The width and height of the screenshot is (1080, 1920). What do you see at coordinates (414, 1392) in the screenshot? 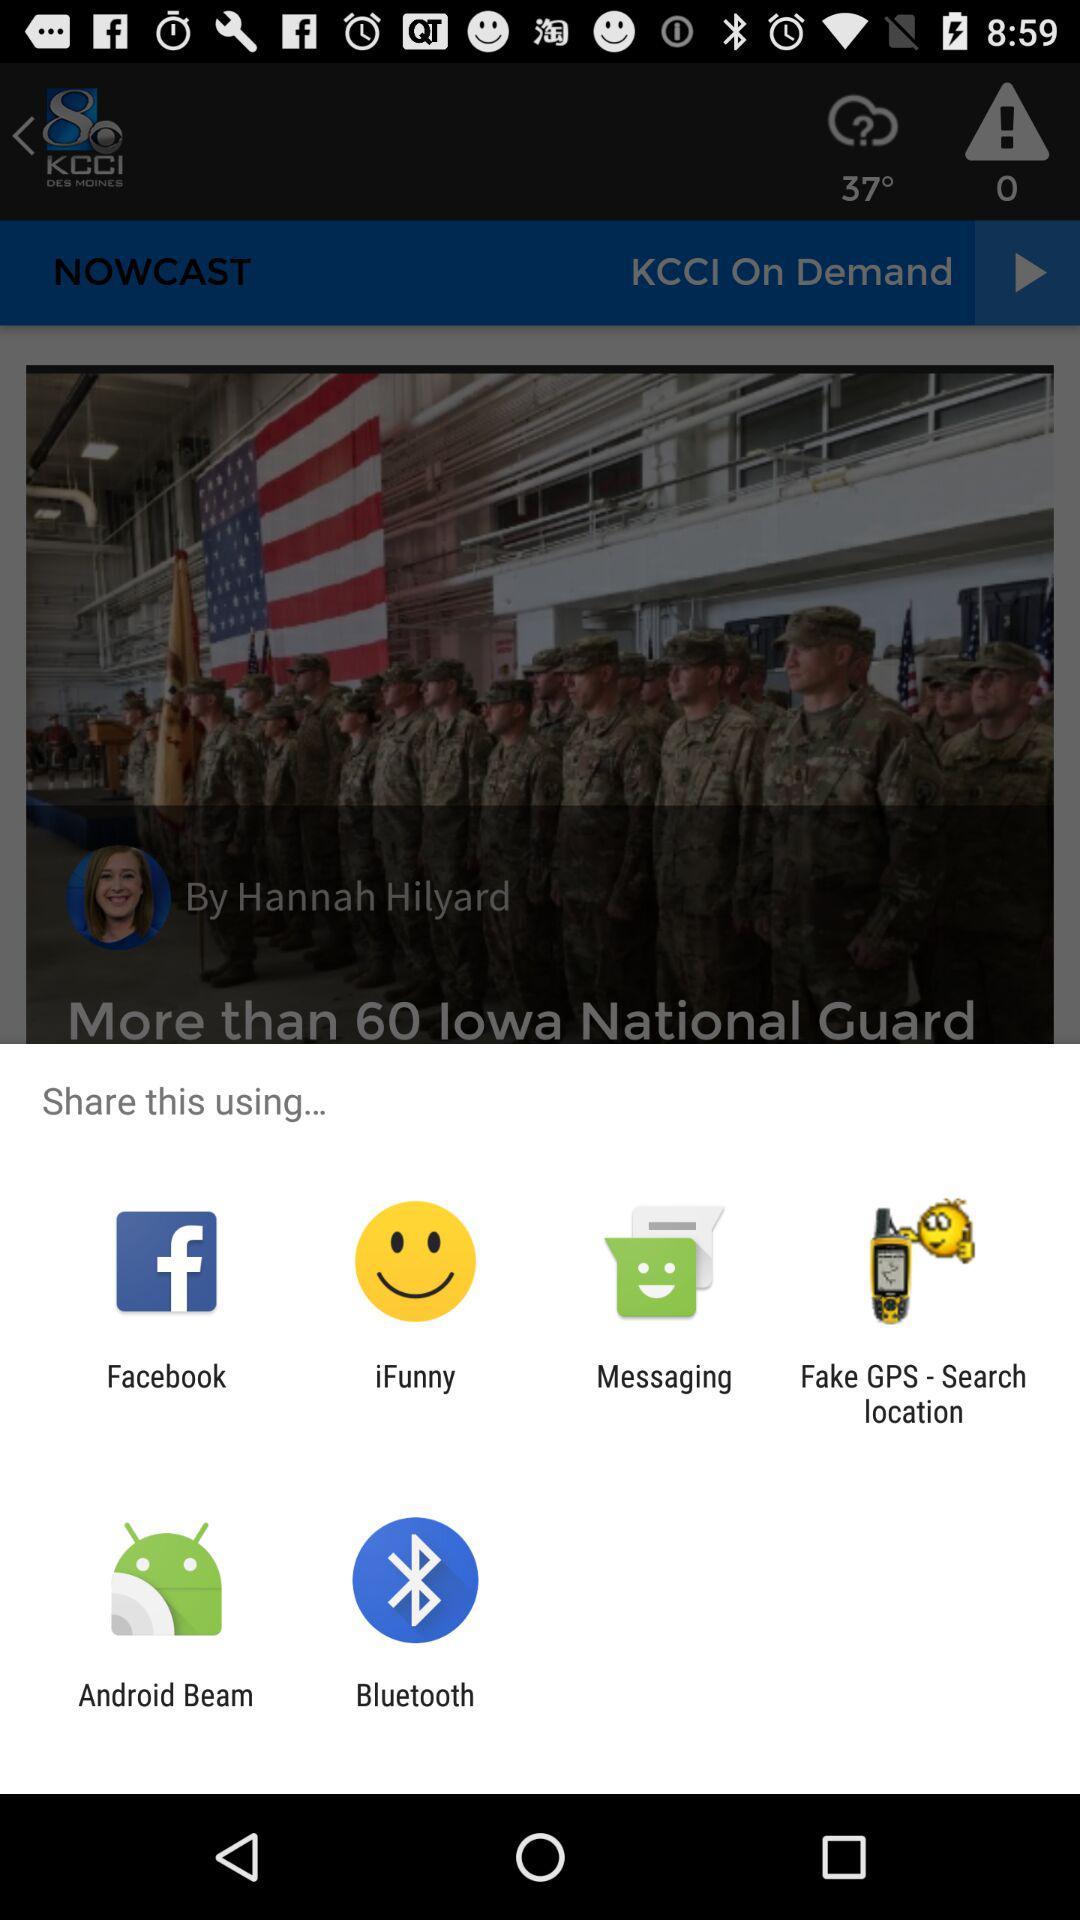
I see `app to the left of the messaging` at bounding box center [414, 1392].